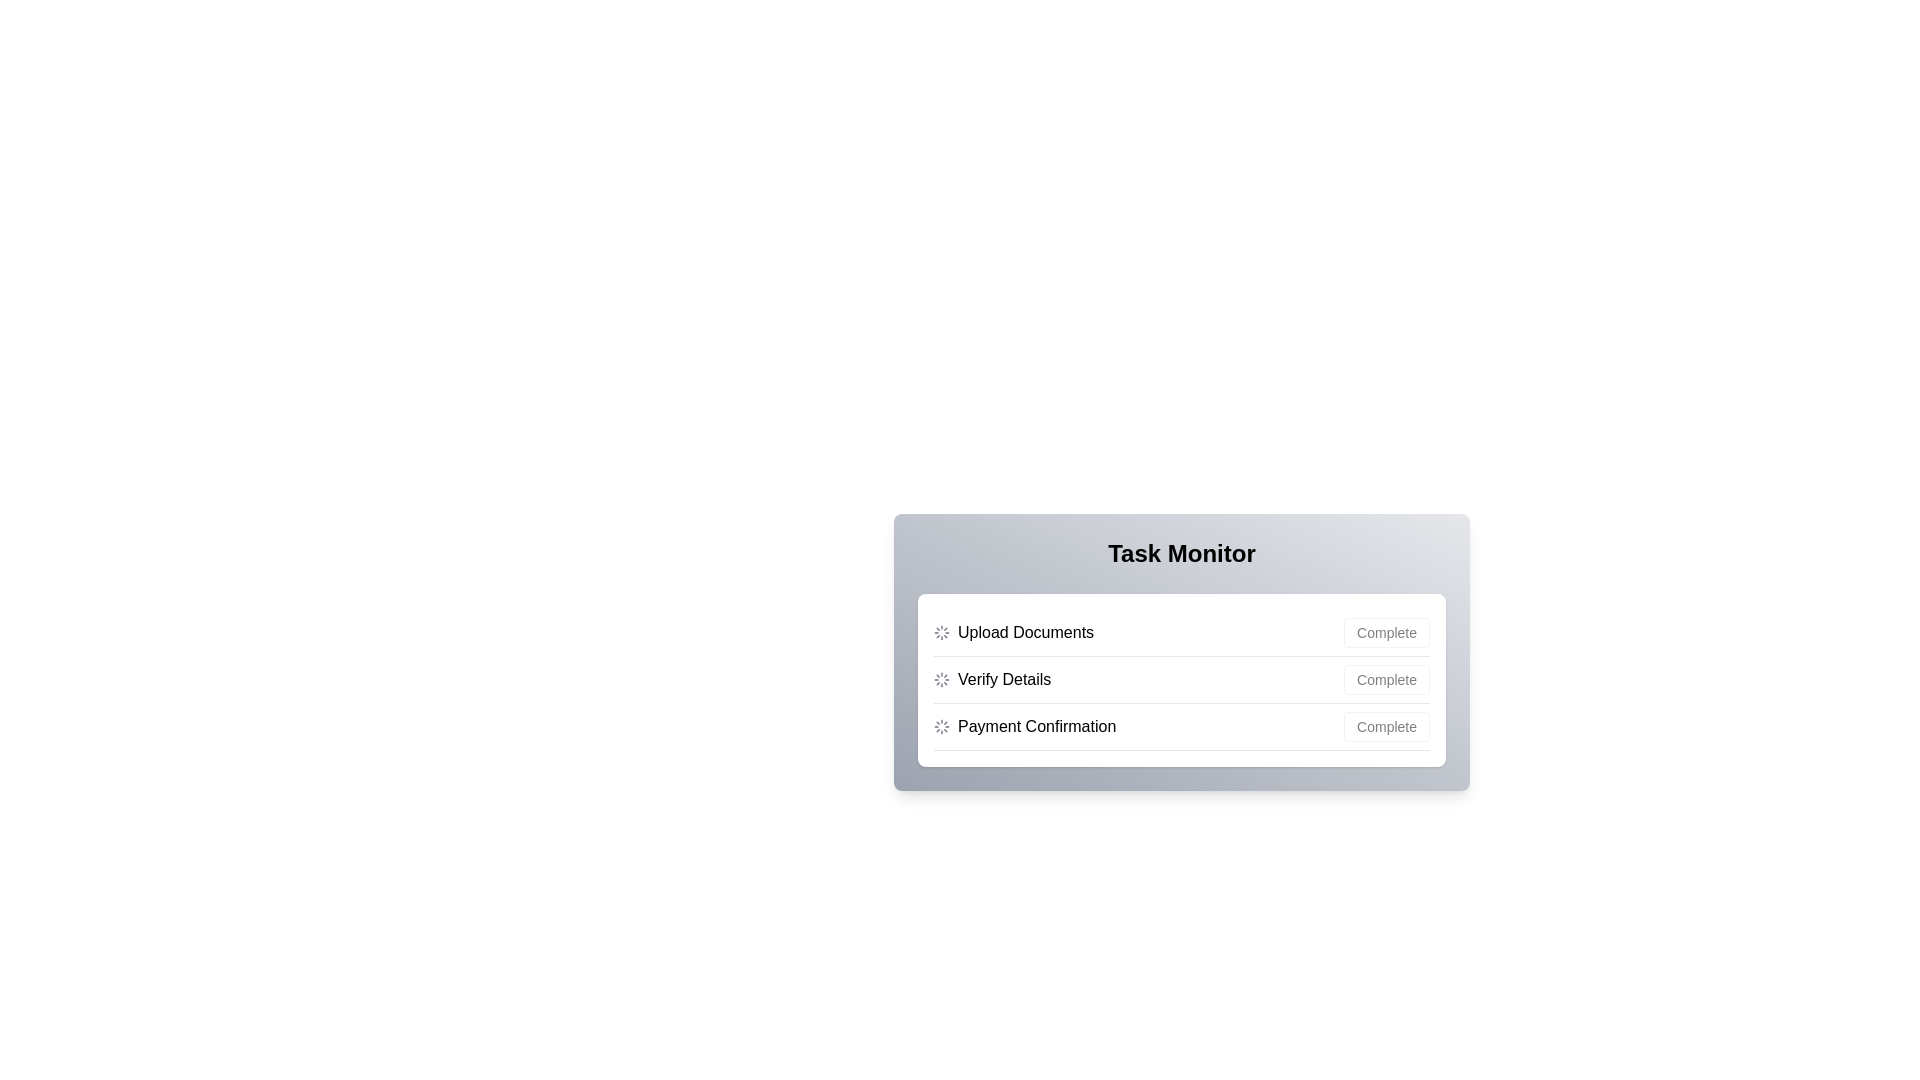  What do you see at coordinates (940, 678) in the screenshot?
I see `the loading indicator element, which is a spinning loader icon styled with gray color, located to the left of the text 'Verify Details' in the task monitor list` at bounding box center [940, 678].